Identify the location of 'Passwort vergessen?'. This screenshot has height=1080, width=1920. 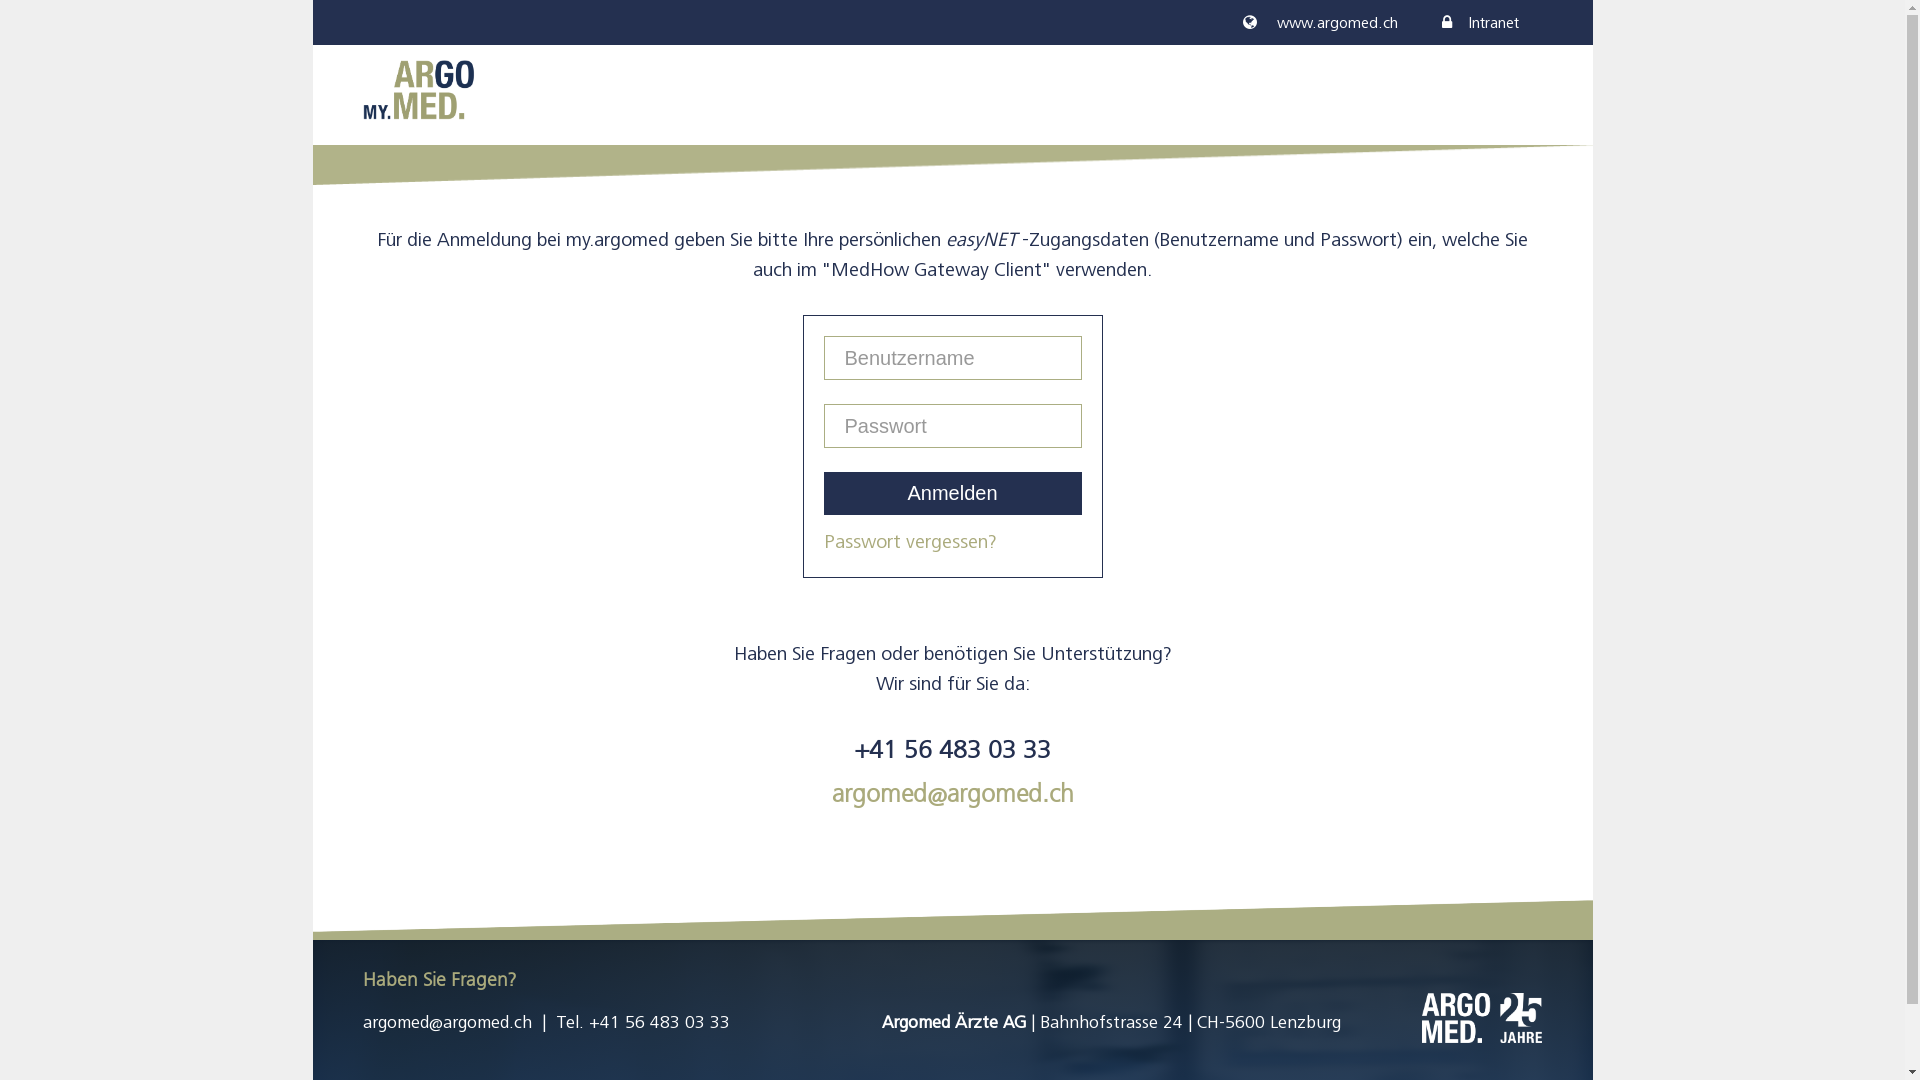
(909, 541).